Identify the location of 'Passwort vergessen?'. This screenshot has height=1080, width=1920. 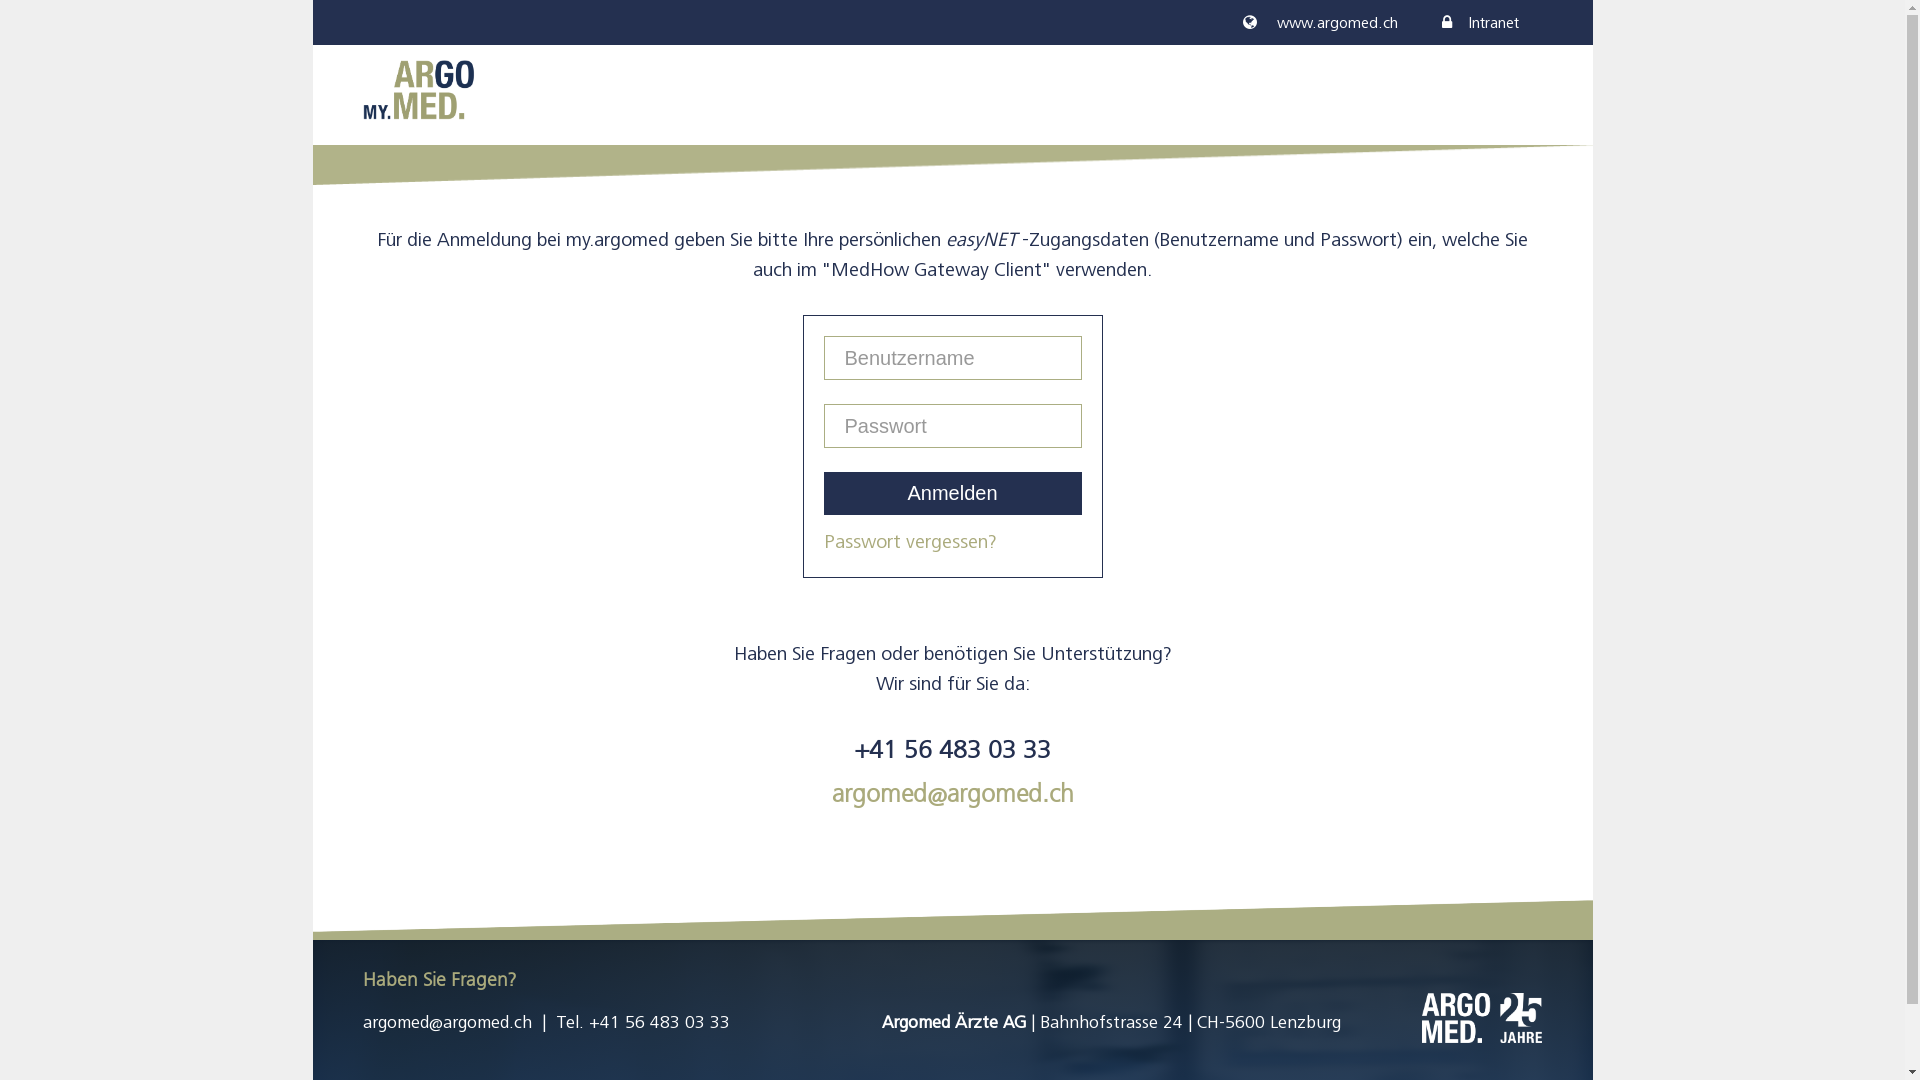
(909, 541).